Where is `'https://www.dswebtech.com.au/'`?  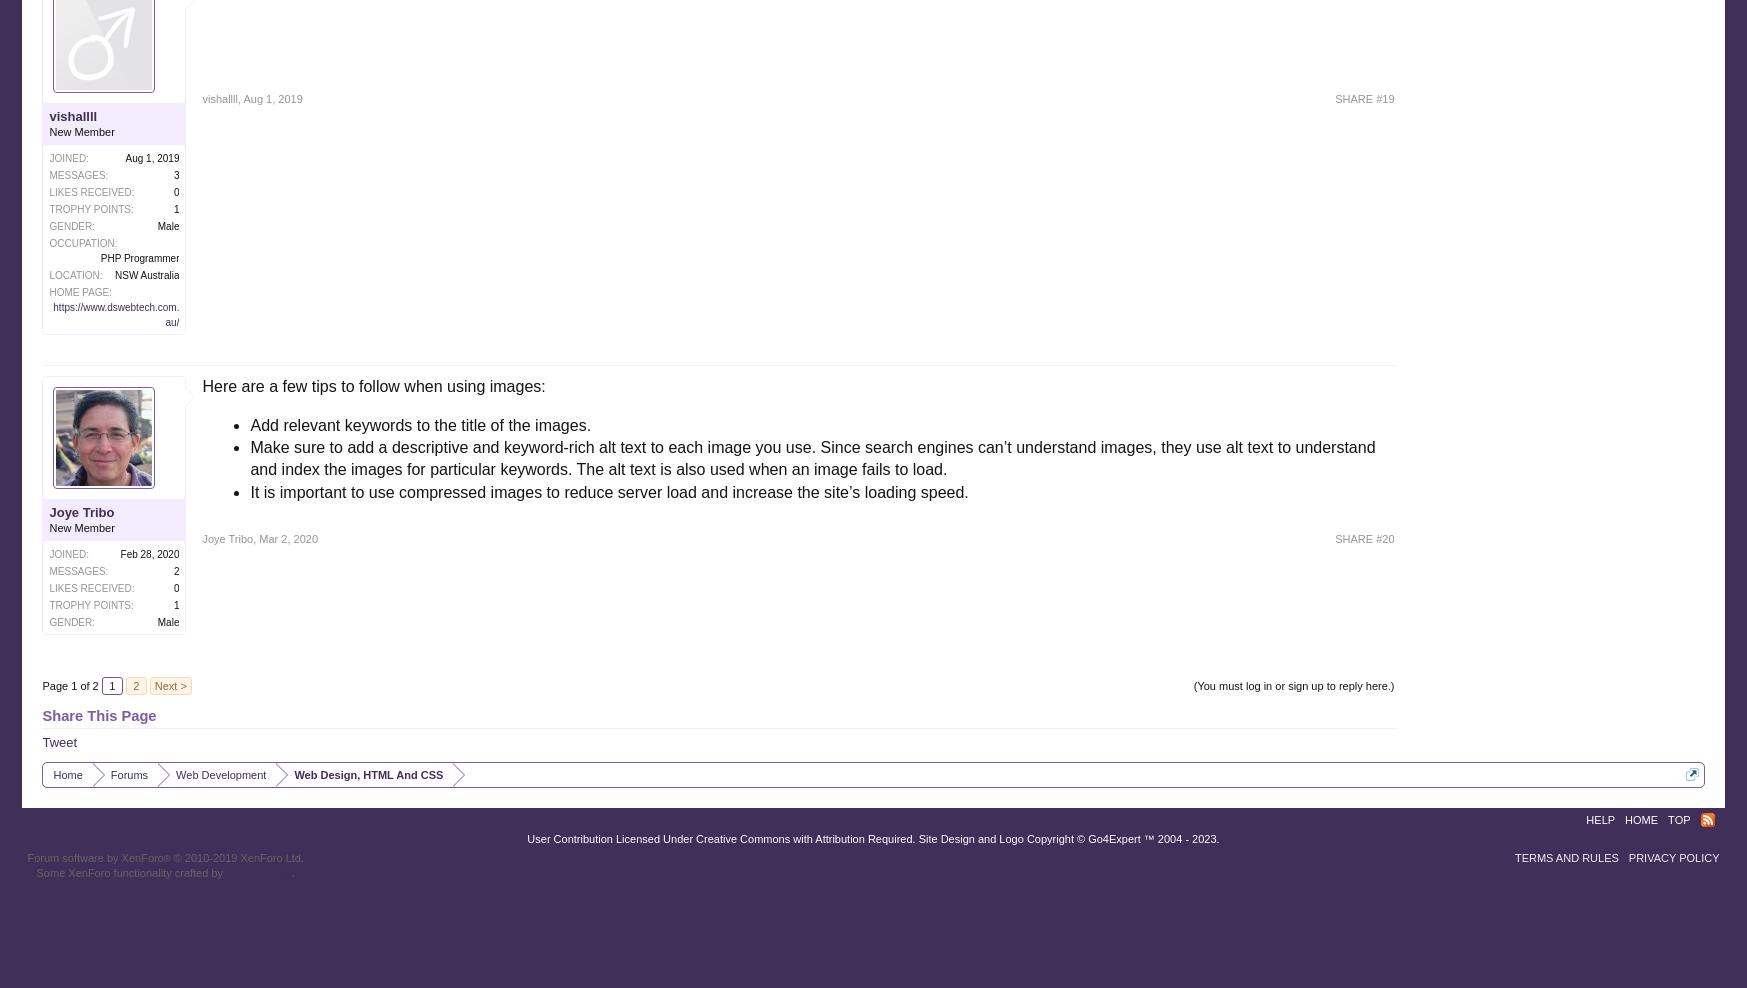 'https://www.dswebtech.com.au/' is located at coordinates (116, 314).